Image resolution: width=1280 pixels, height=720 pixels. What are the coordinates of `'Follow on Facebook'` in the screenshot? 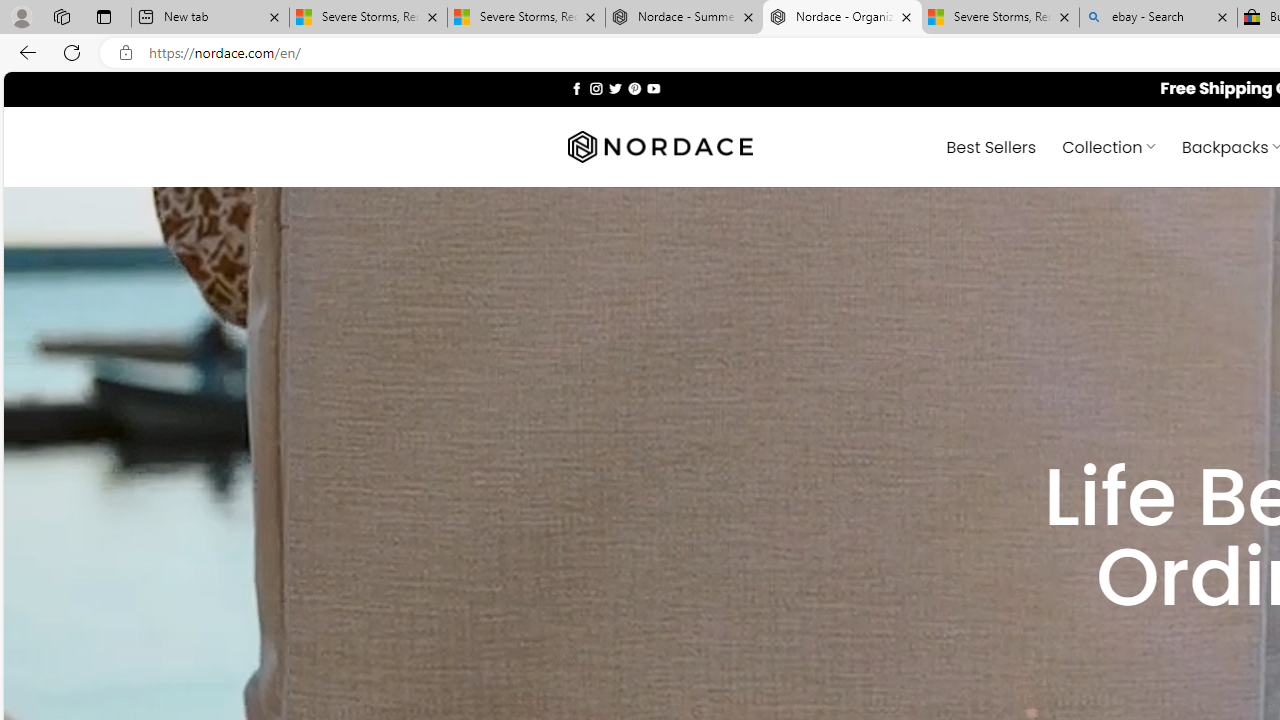 It's located at (576, 87).